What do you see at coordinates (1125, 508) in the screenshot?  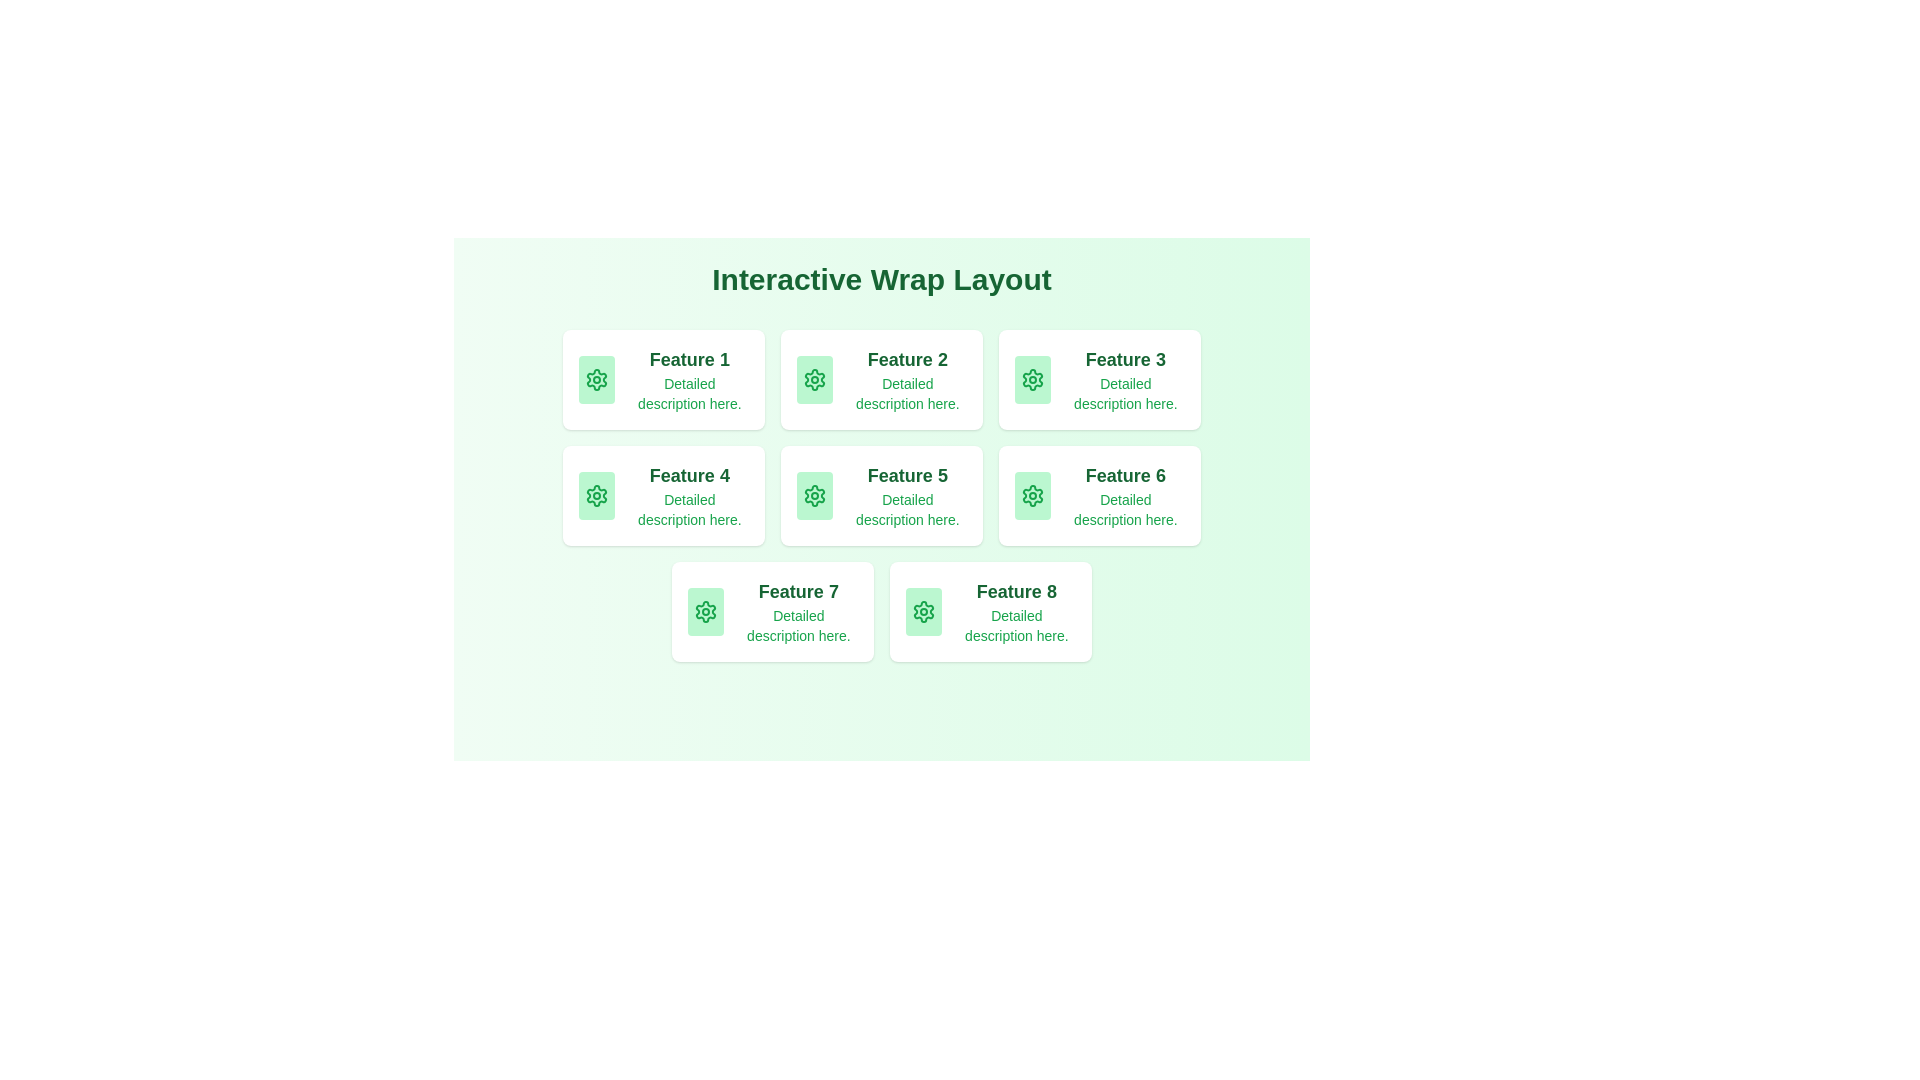 I see `the text that provides additional details about 'Feature 6', which is centrally located in the last column of the second row of a 3x3 grid layout` at bounding box center [1125, 508].